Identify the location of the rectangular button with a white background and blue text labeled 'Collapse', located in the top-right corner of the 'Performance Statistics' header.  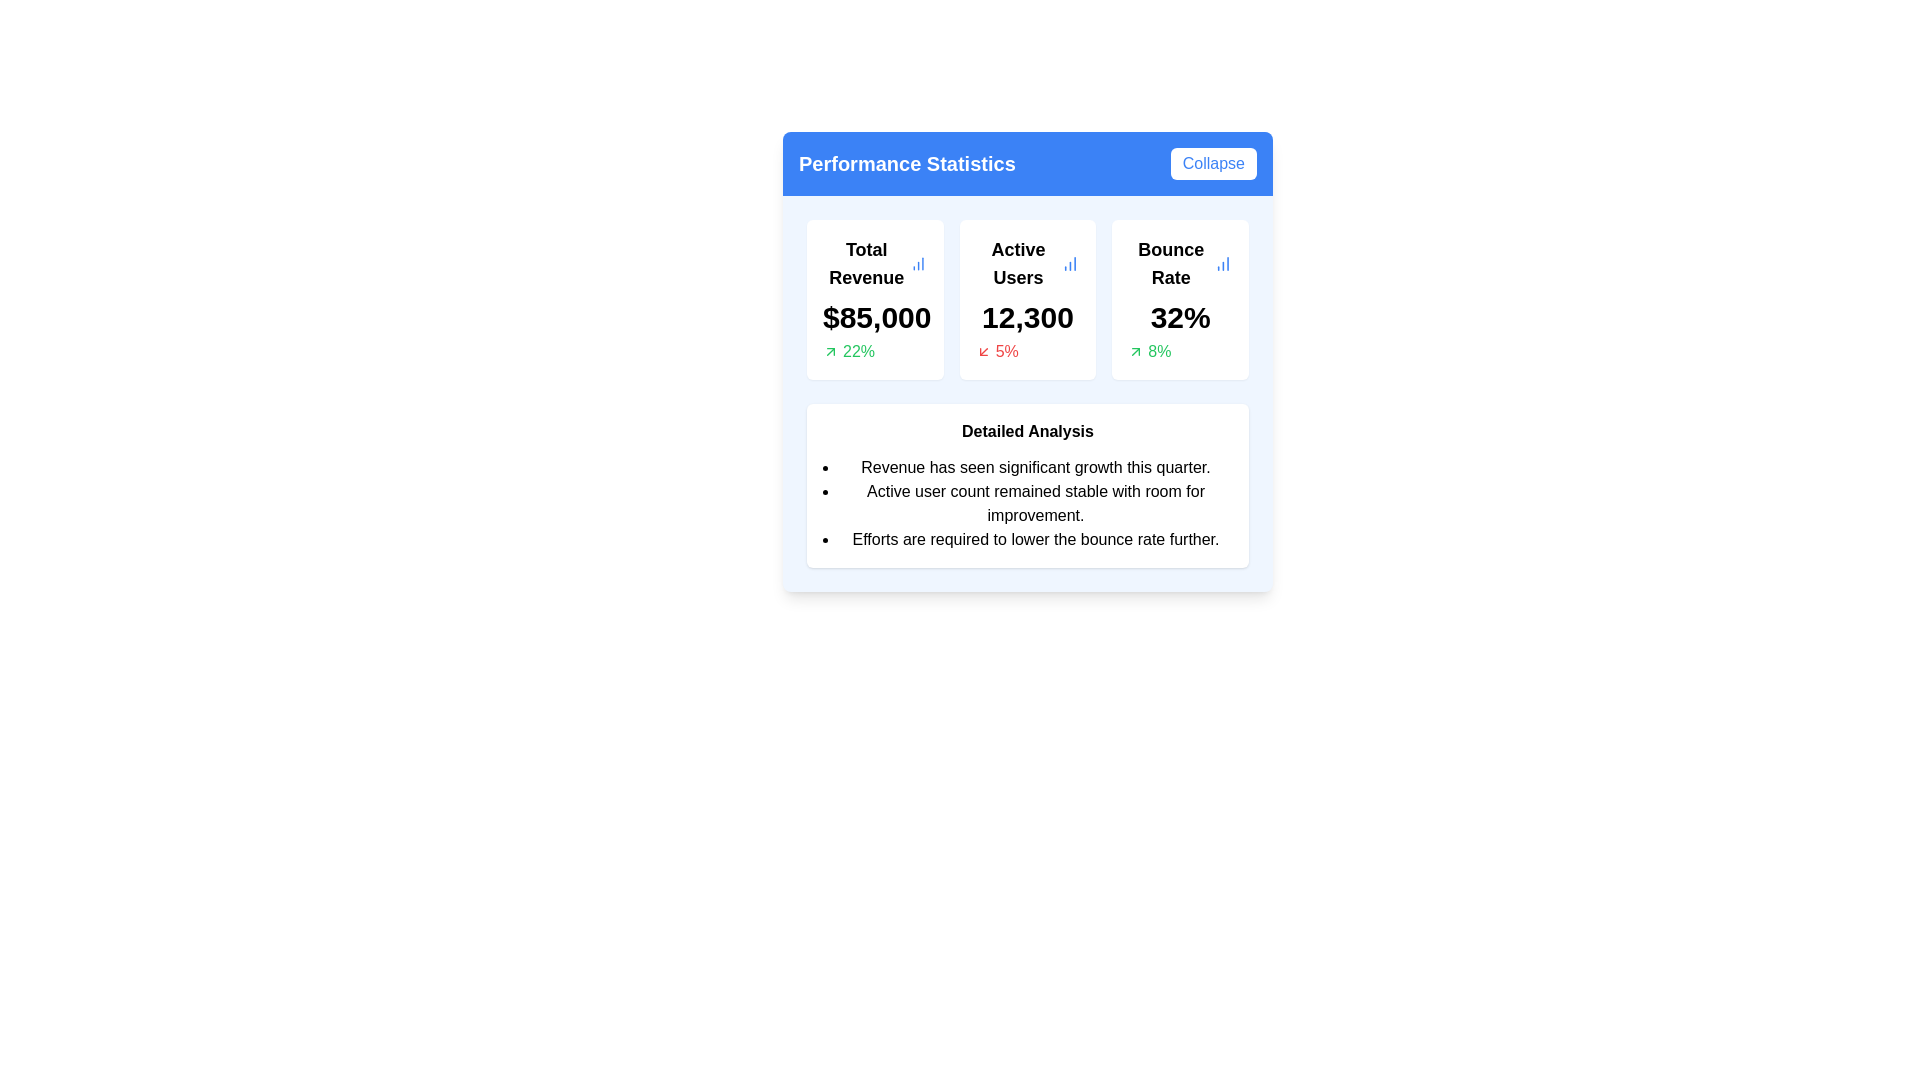
(1212, 163).